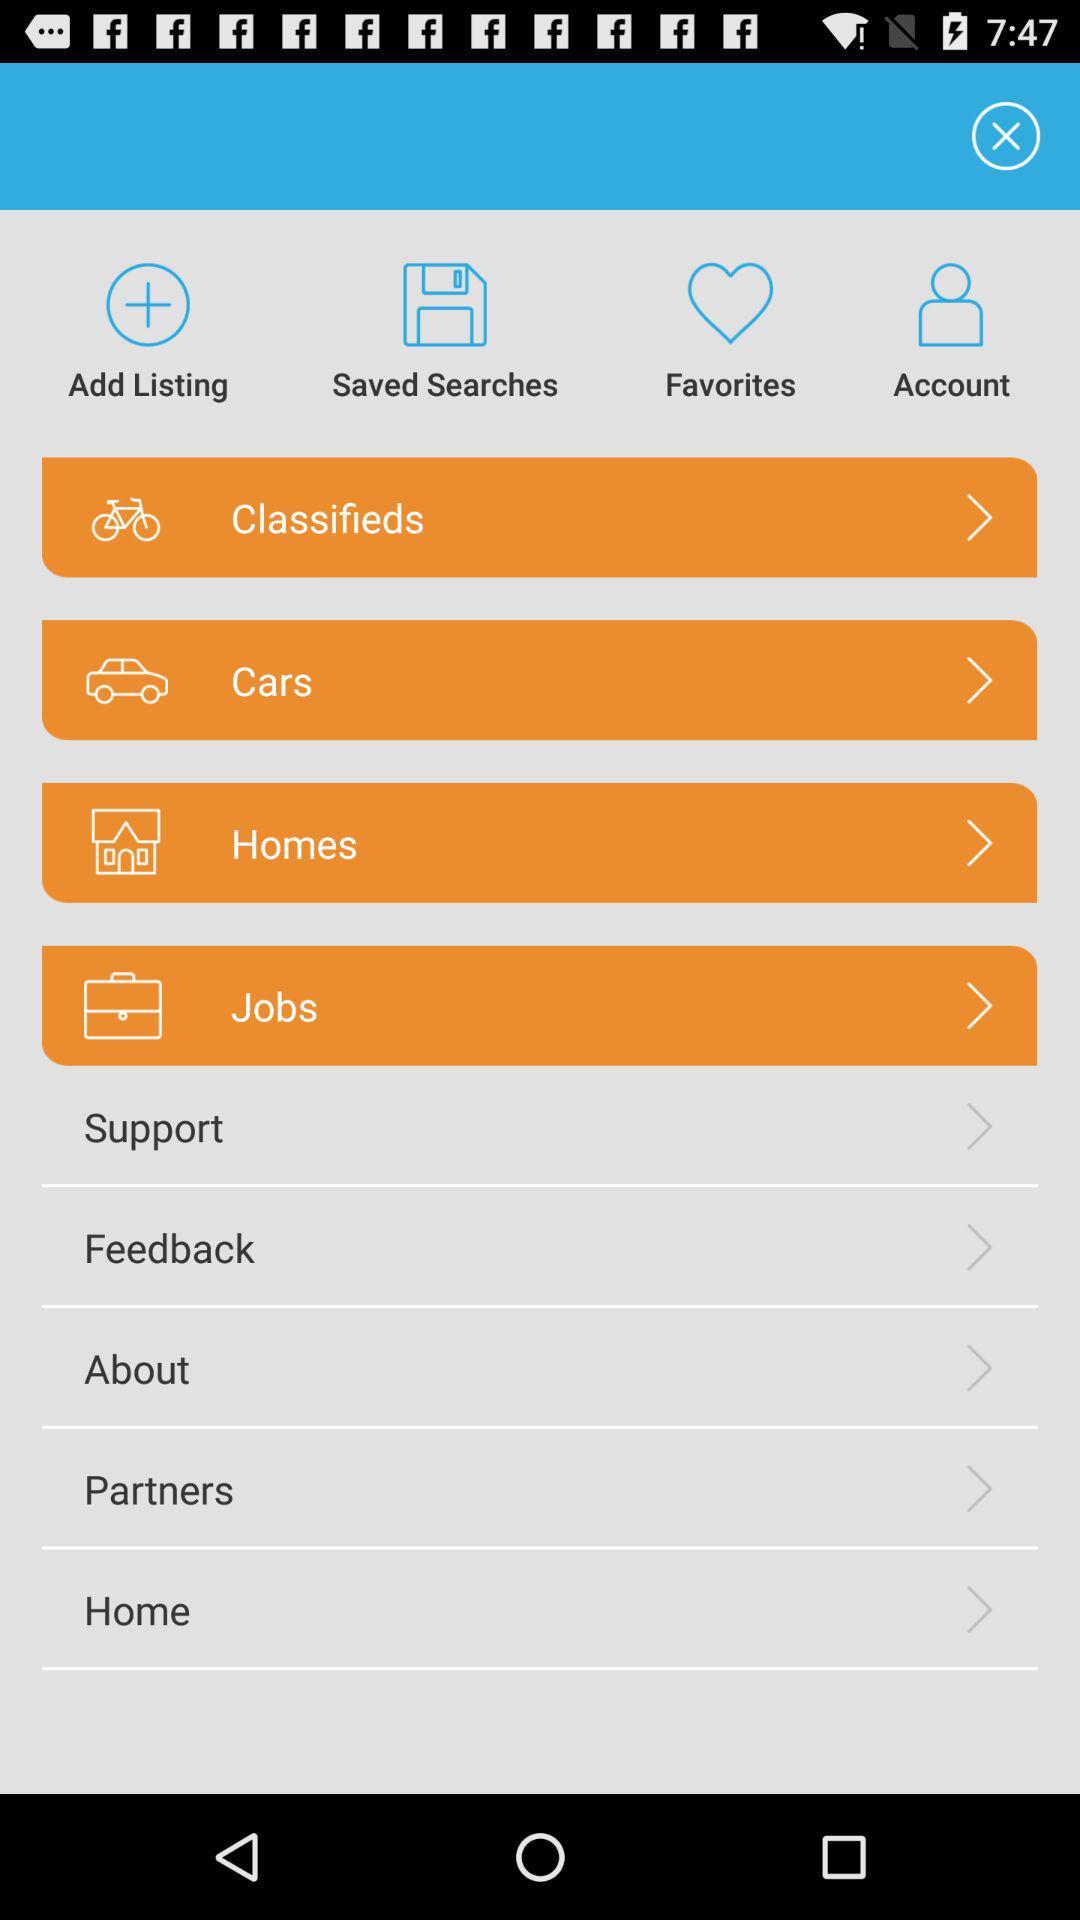 The width and height of the screenshot is (1080, 1920). What do you see at coordinates (147, 333) in the screenshot?
I see `the add listing item` at bounding box center [147, 333].